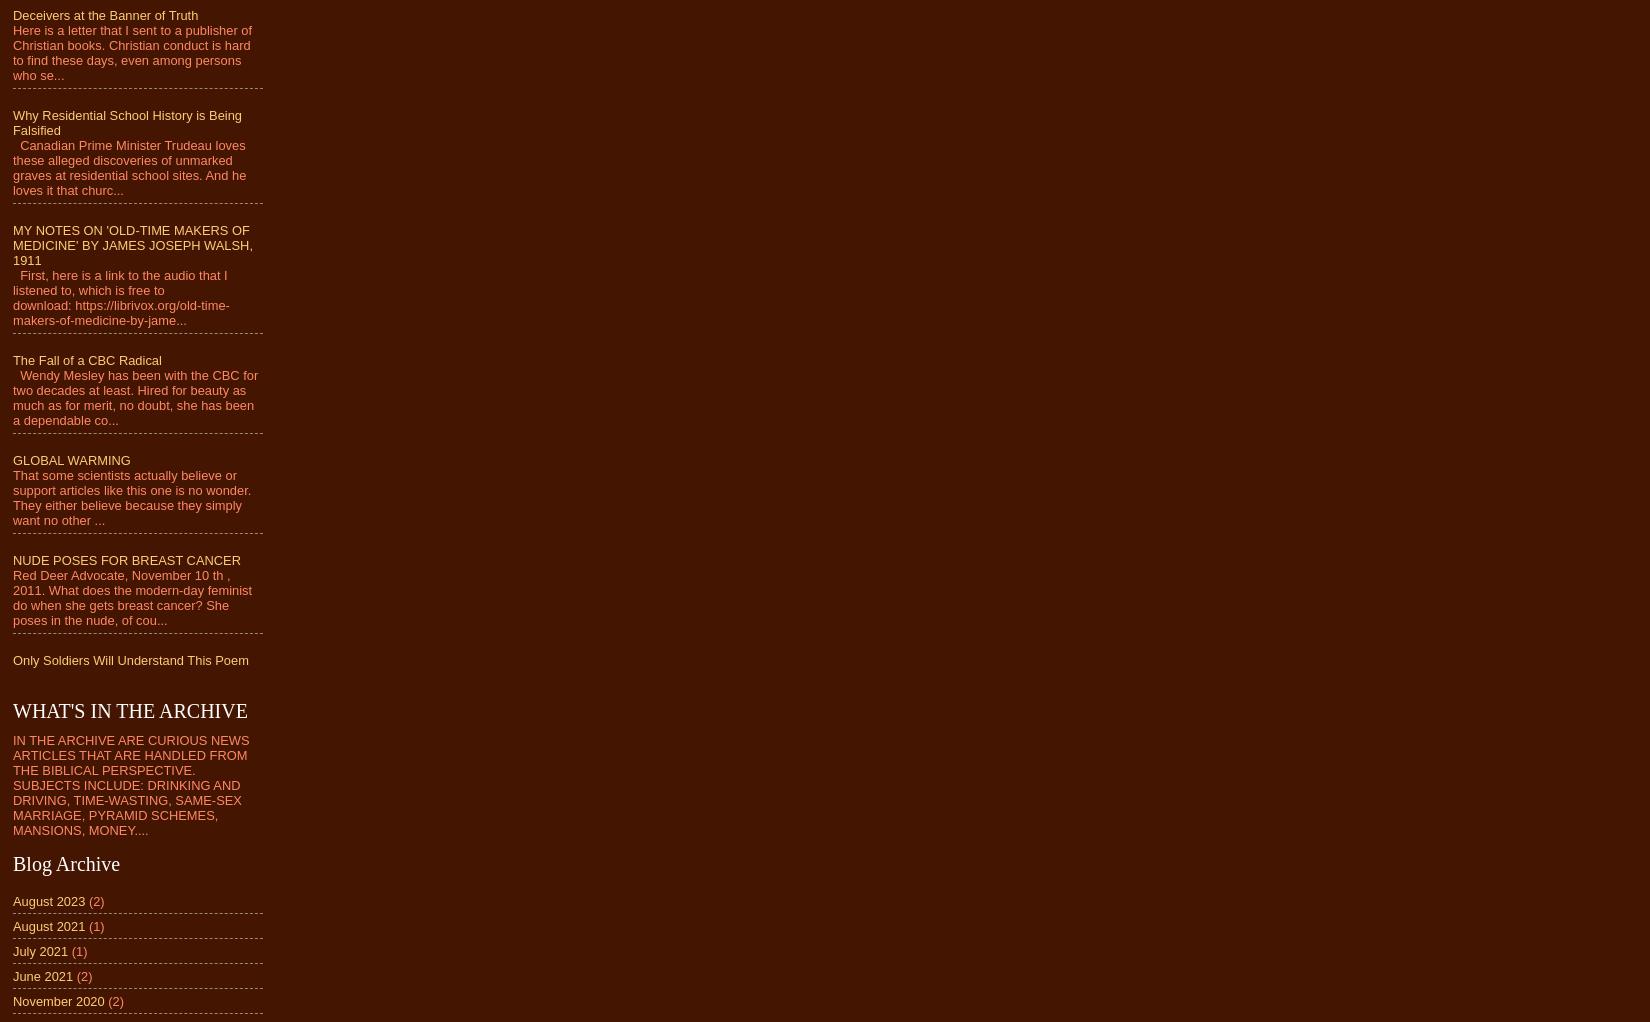  What do you see at coordinates (135, 396) in the screenshot?
I see `'Wendy Mesley has been with the CBC for two decades at least. Hired for beauty as much as for merit, no doubt, she has been a dependable co...'` at bounding box center [135, 396].